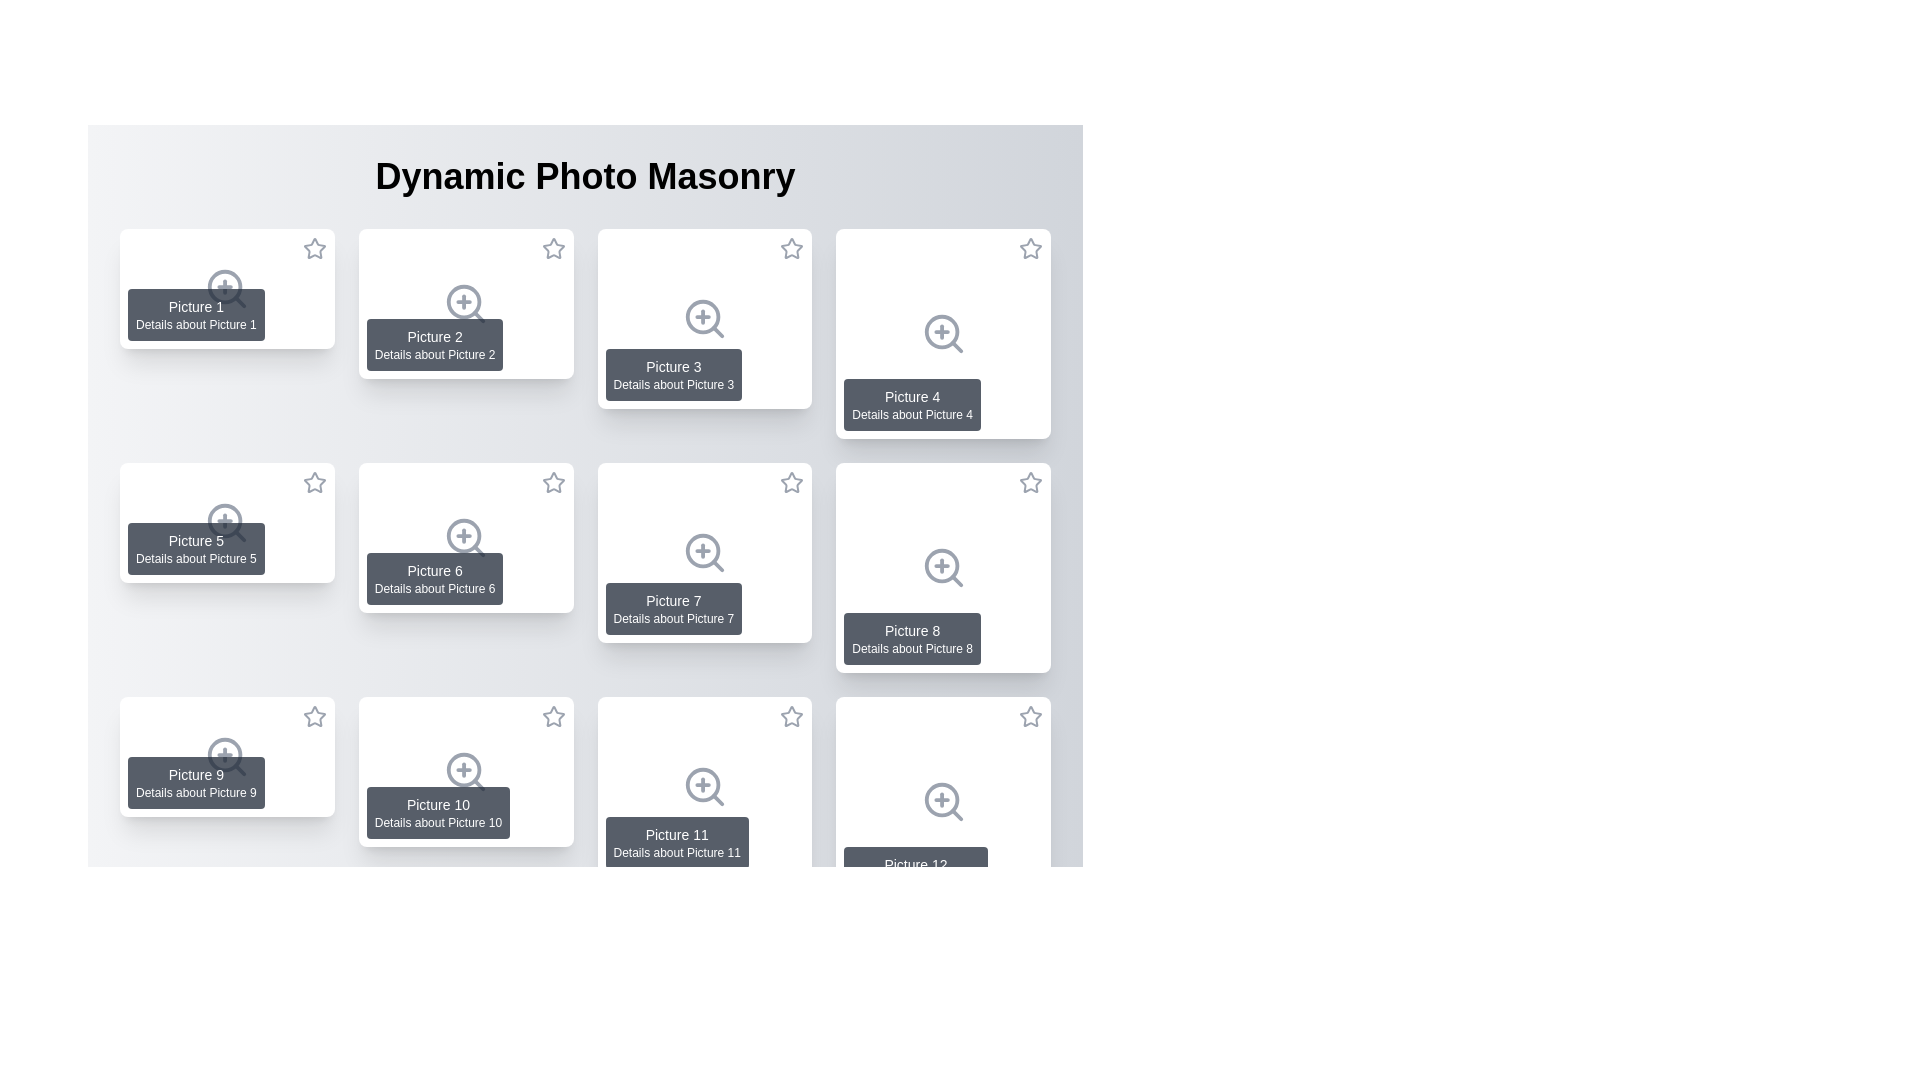  I want to click on the informational Text label located at the bottom section of the card labeled 'Picture 2', which provides supplementary information about the associated picture above it, so click(434, 353).